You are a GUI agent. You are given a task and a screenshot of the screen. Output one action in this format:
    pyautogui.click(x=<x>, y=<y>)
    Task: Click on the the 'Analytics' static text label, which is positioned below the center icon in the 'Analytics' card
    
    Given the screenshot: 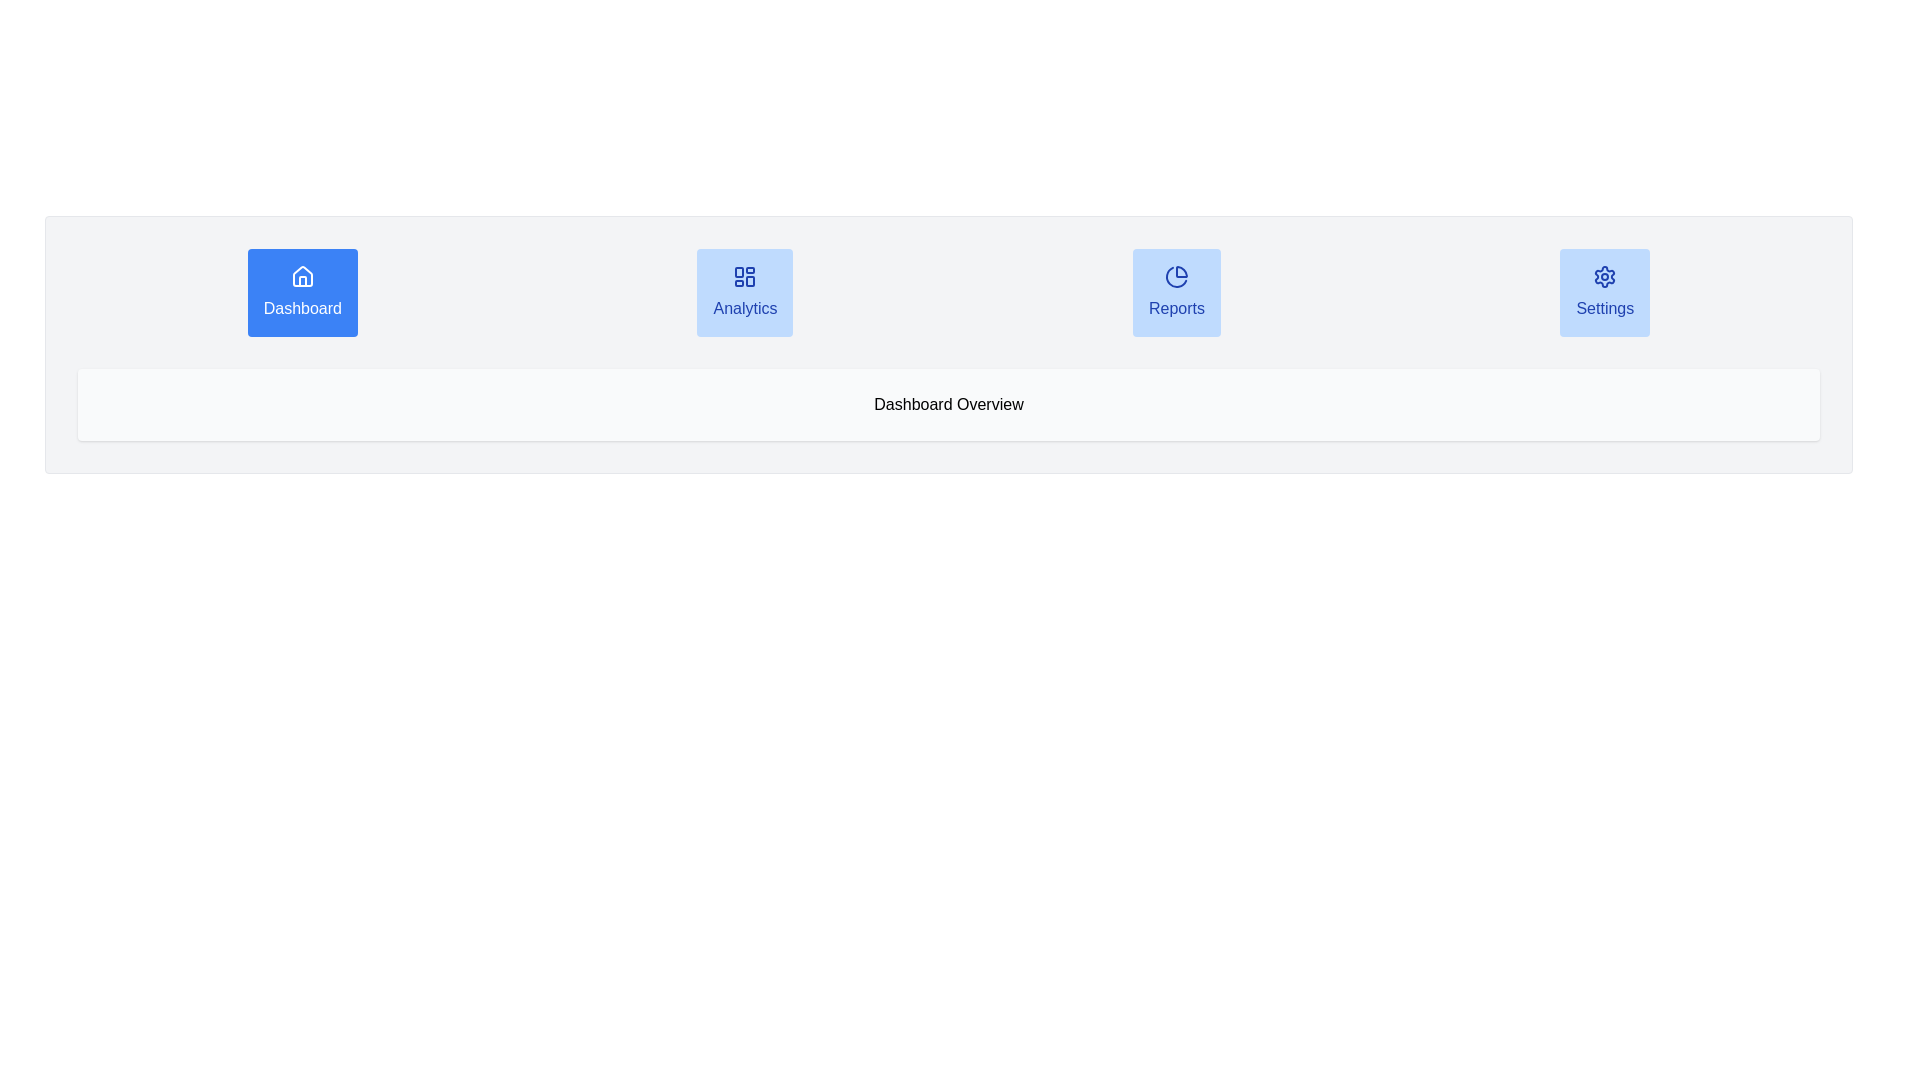 What is the action you would take?
    pyautogui.click(x=744, y=308)
    